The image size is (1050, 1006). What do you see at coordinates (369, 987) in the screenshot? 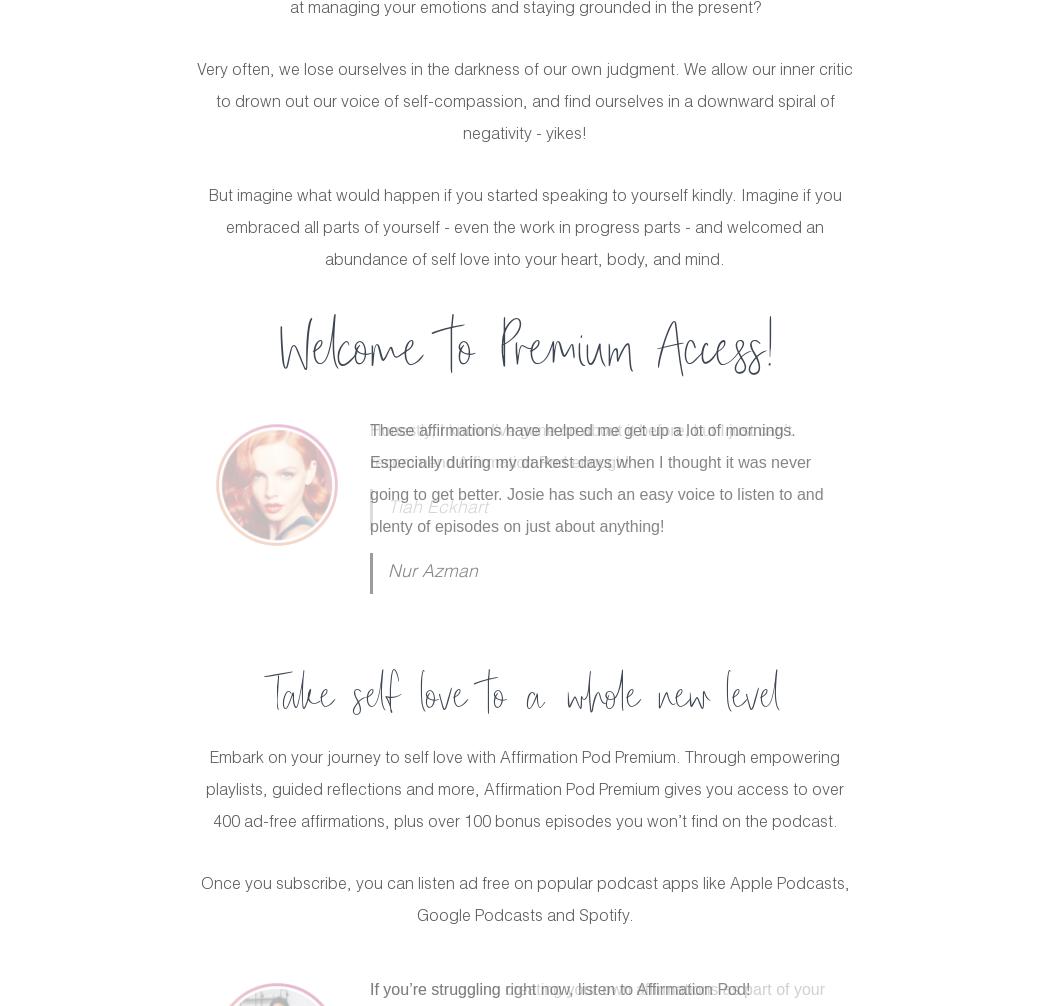
I see `'If you’re struggling right now, listen to Affirmation Pod!'` at bounding box center [369, 987].